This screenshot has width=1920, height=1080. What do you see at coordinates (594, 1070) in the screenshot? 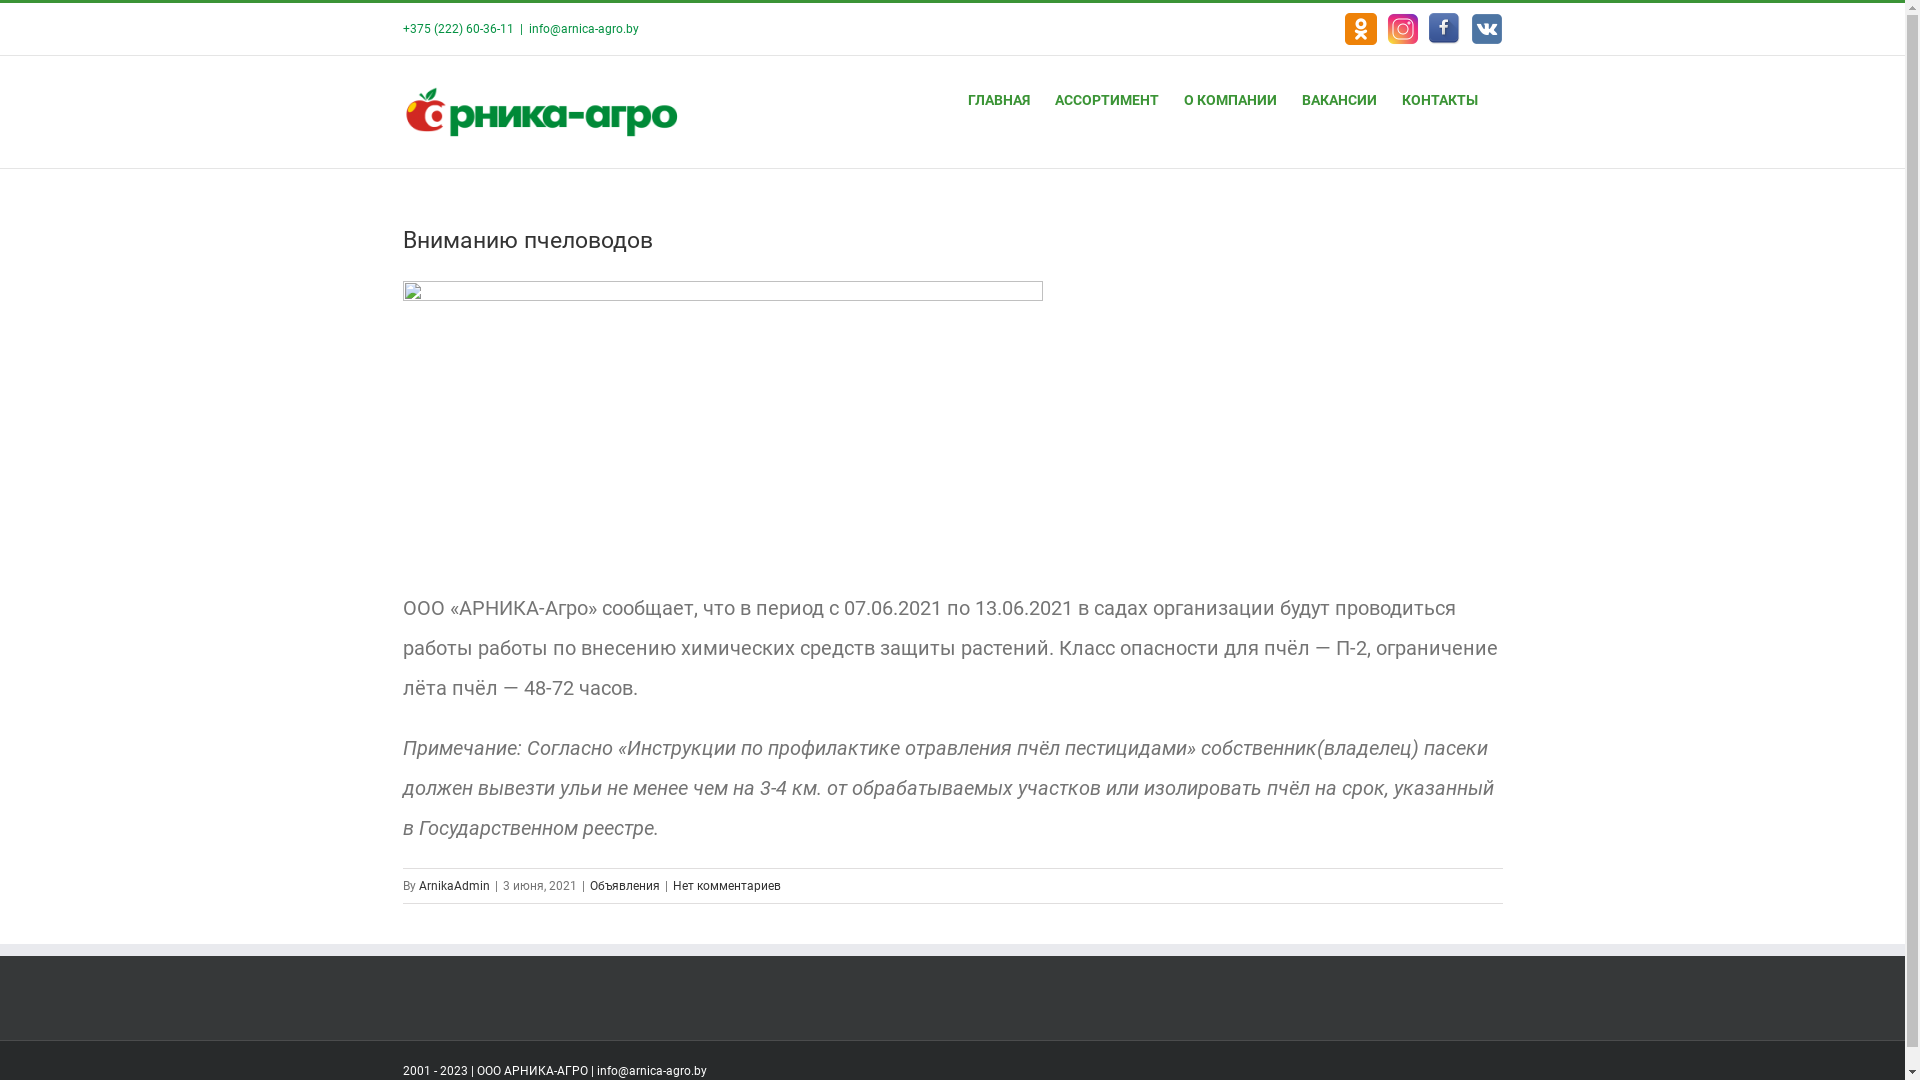
I see `'info@arnica-agro.by'` at bounding box center [594, 1070].